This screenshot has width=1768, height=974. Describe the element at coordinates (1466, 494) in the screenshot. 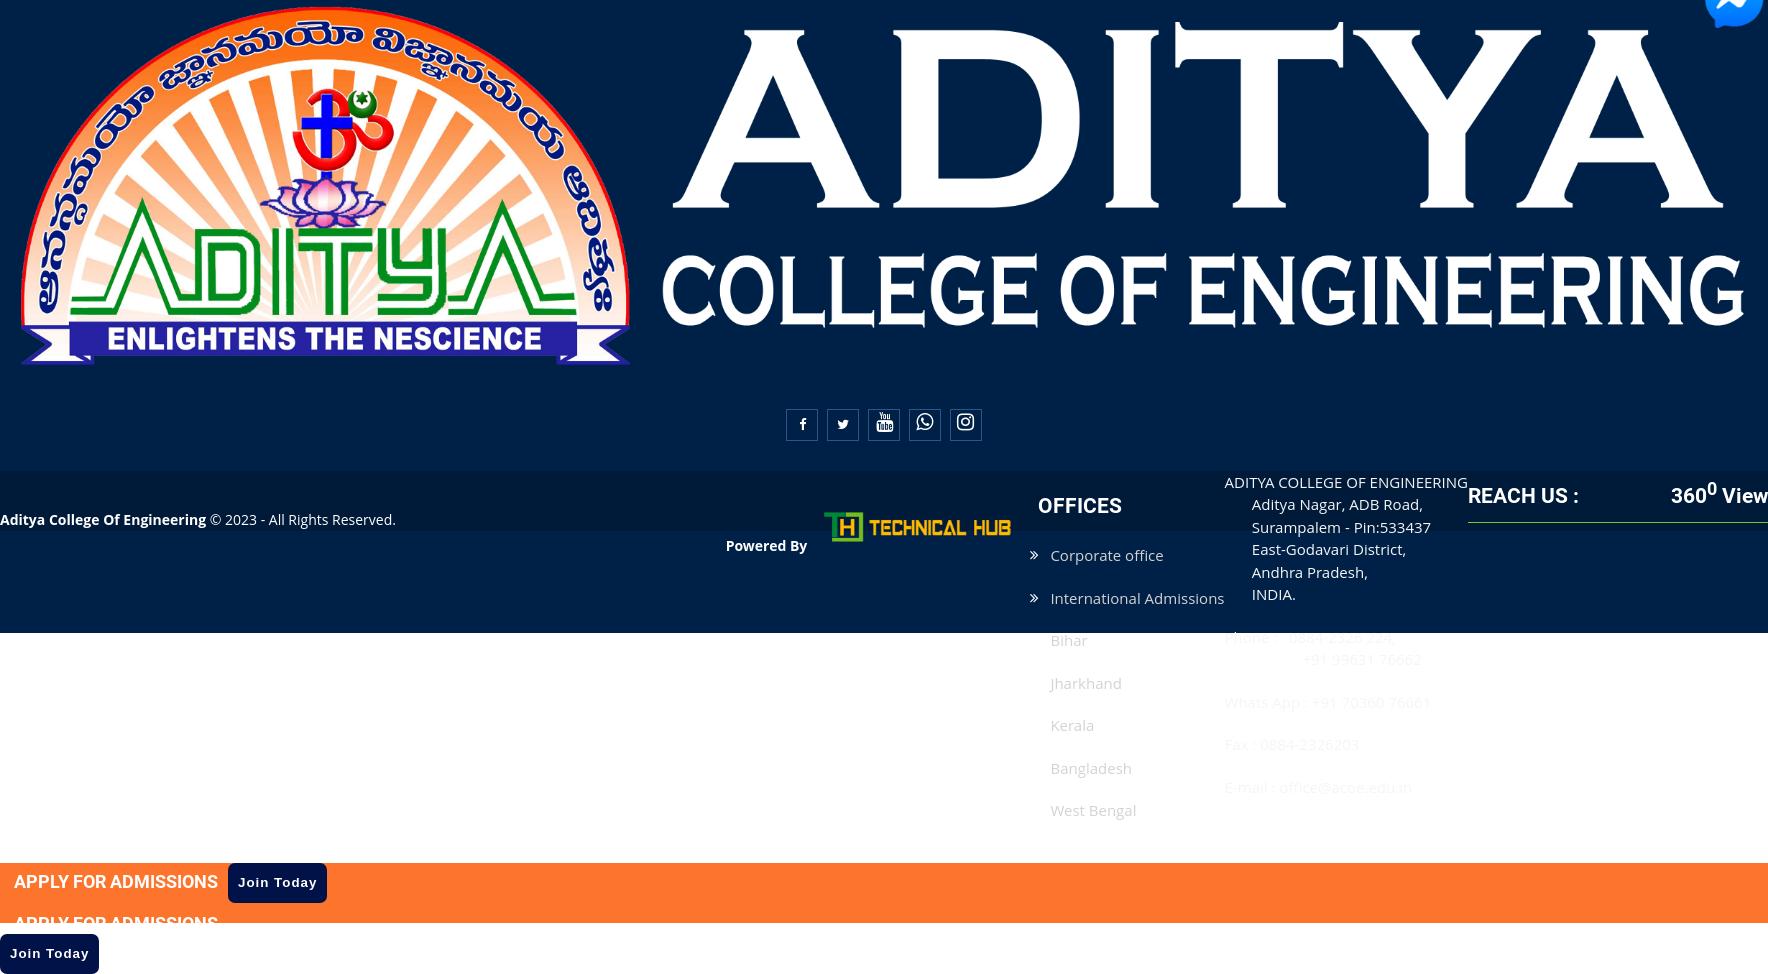

I see `'REACH US :'` at that location.